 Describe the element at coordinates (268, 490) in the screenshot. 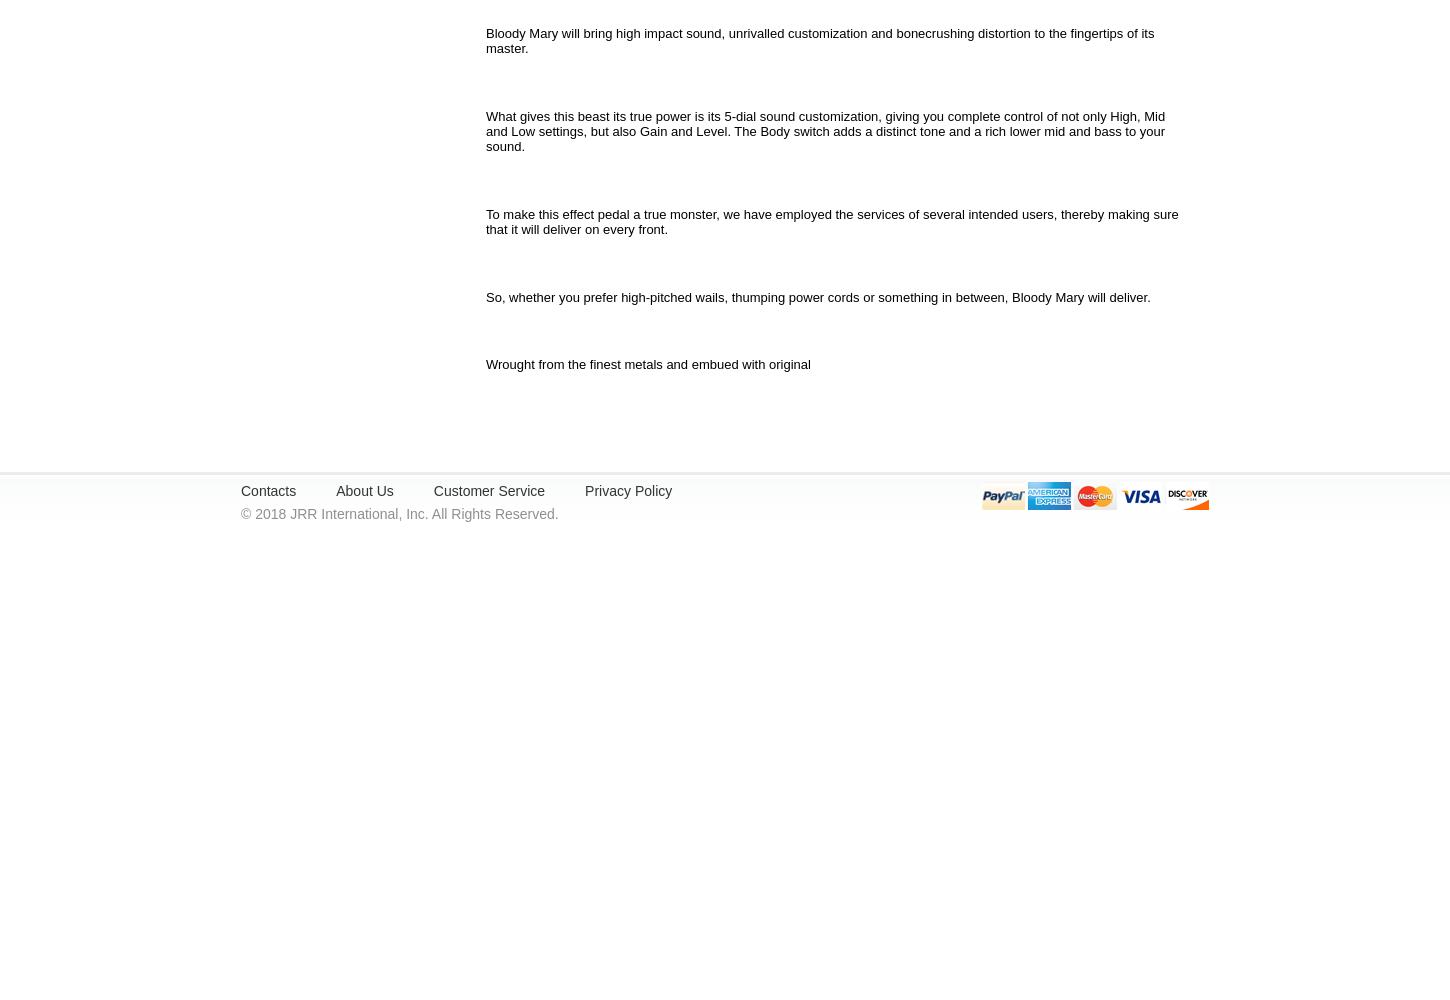

I see `'Contacts'` at that location.